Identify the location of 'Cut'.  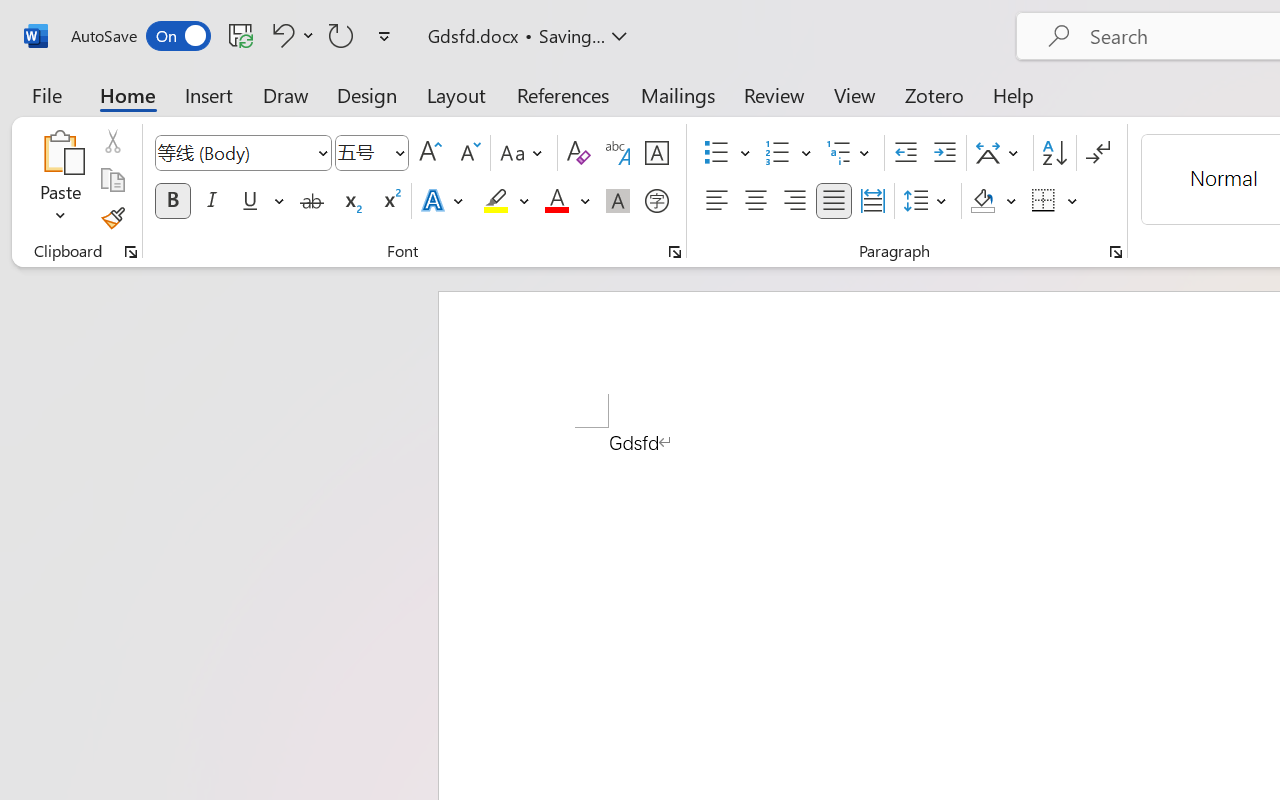
(111, 141).